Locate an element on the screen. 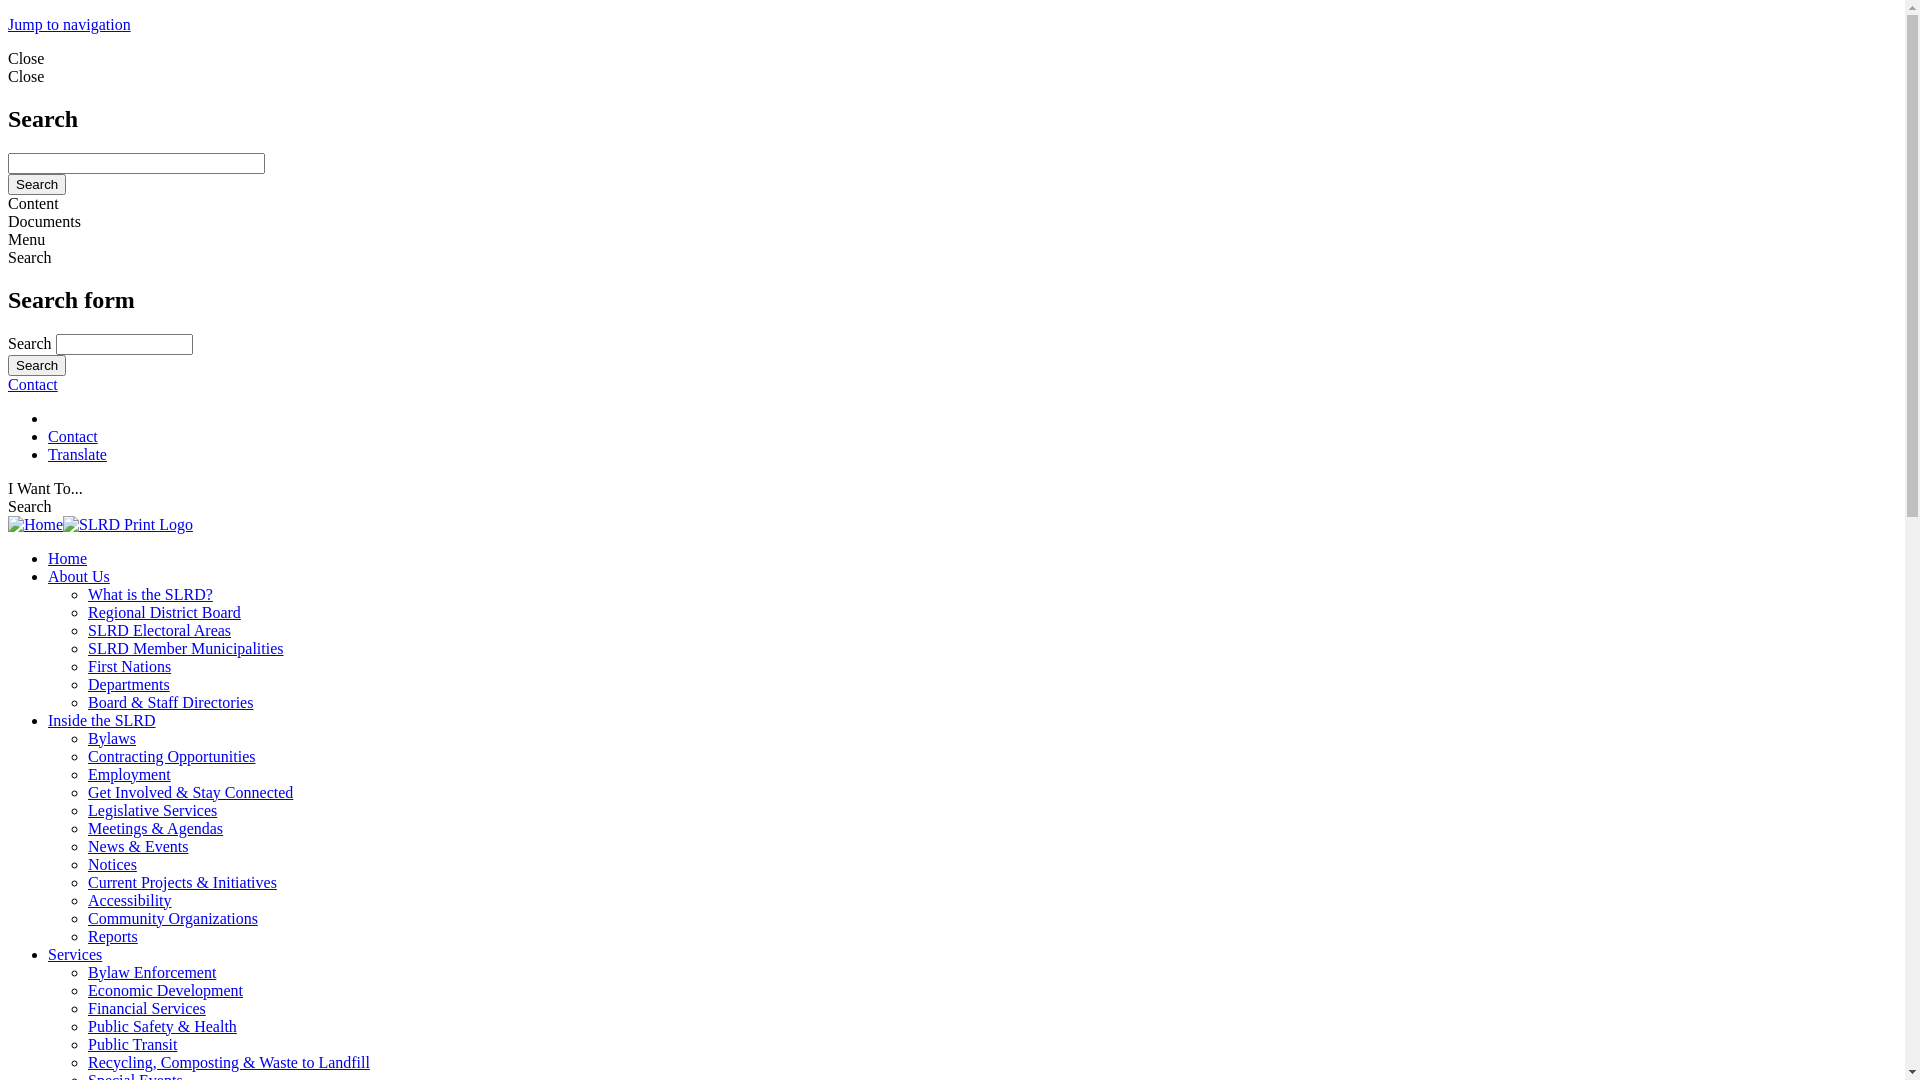 The image size is (1920, 1080). 'Bylaw Enforcement' is located at coordinates (151, 971).